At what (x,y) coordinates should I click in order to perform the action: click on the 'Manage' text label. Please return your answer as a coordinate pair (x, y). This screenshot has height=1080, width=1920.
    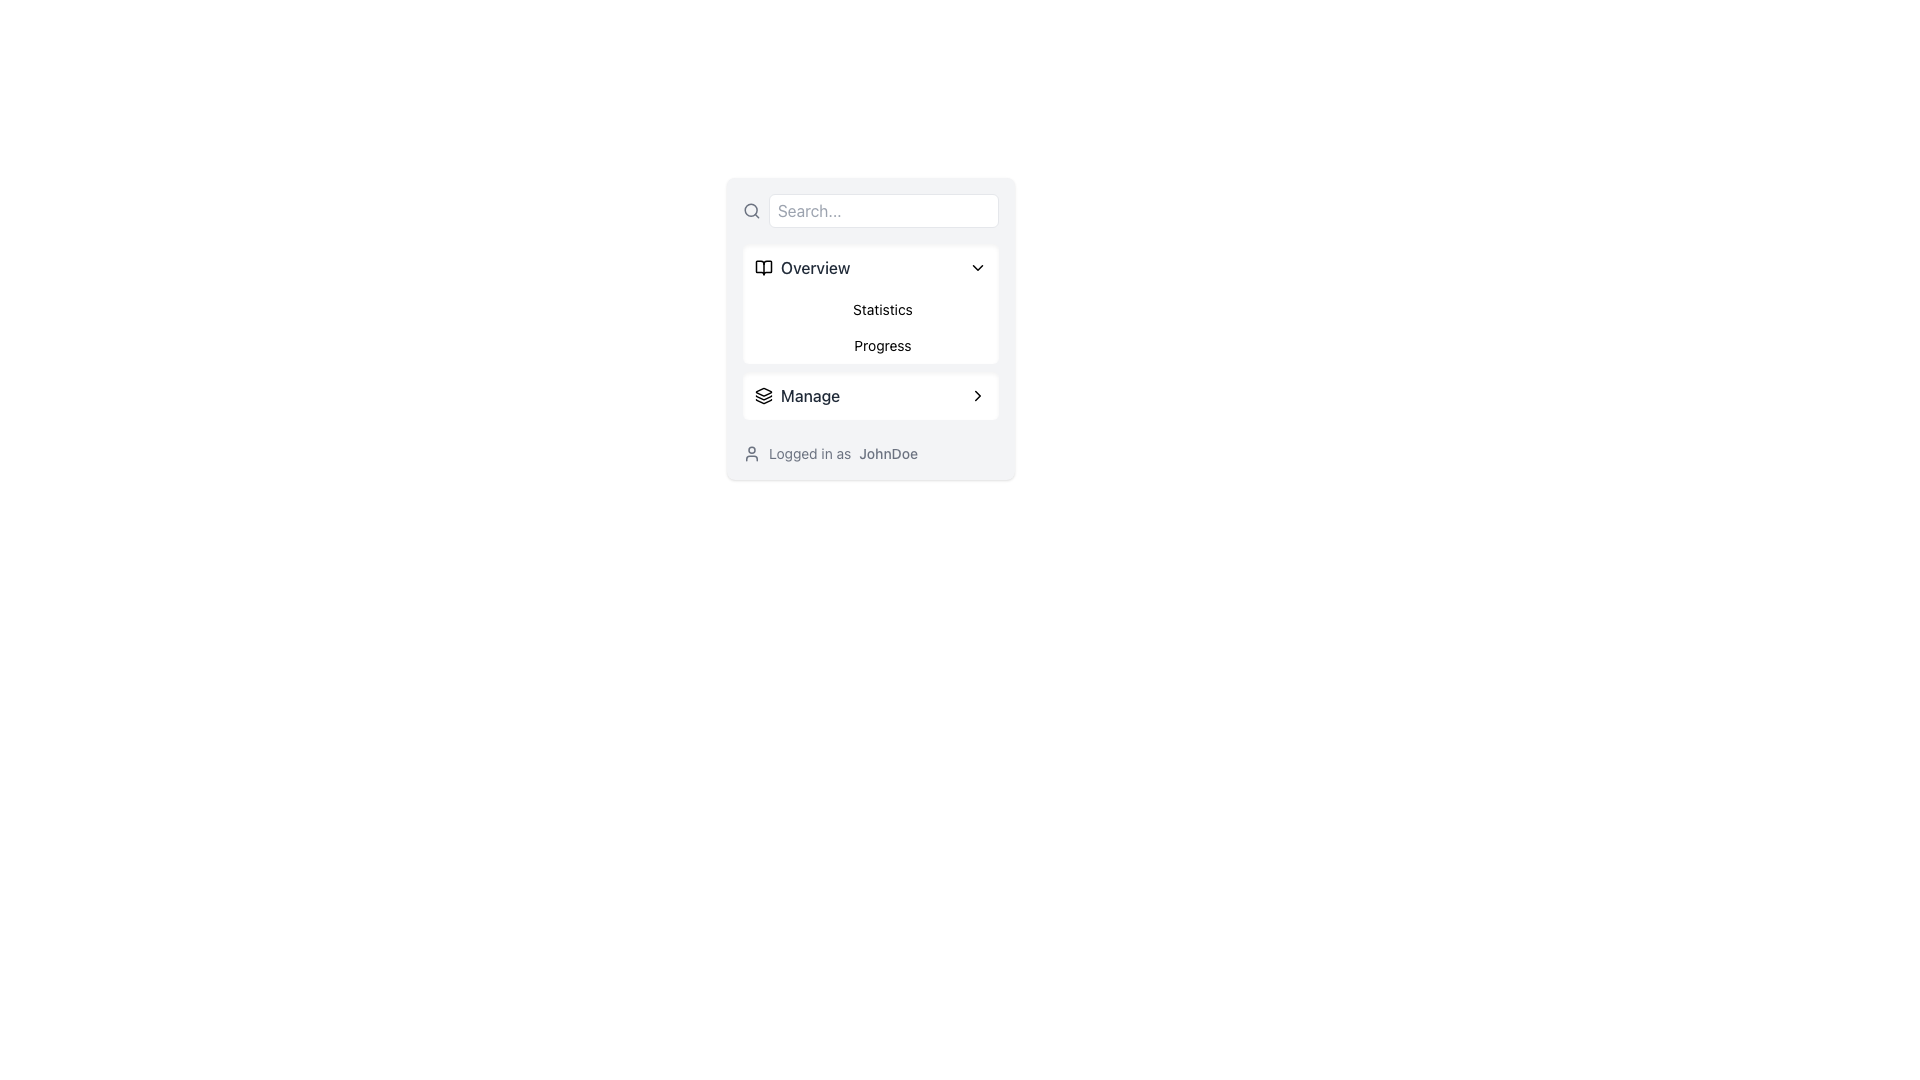
    Looking at the image, I should click on (810, 396).